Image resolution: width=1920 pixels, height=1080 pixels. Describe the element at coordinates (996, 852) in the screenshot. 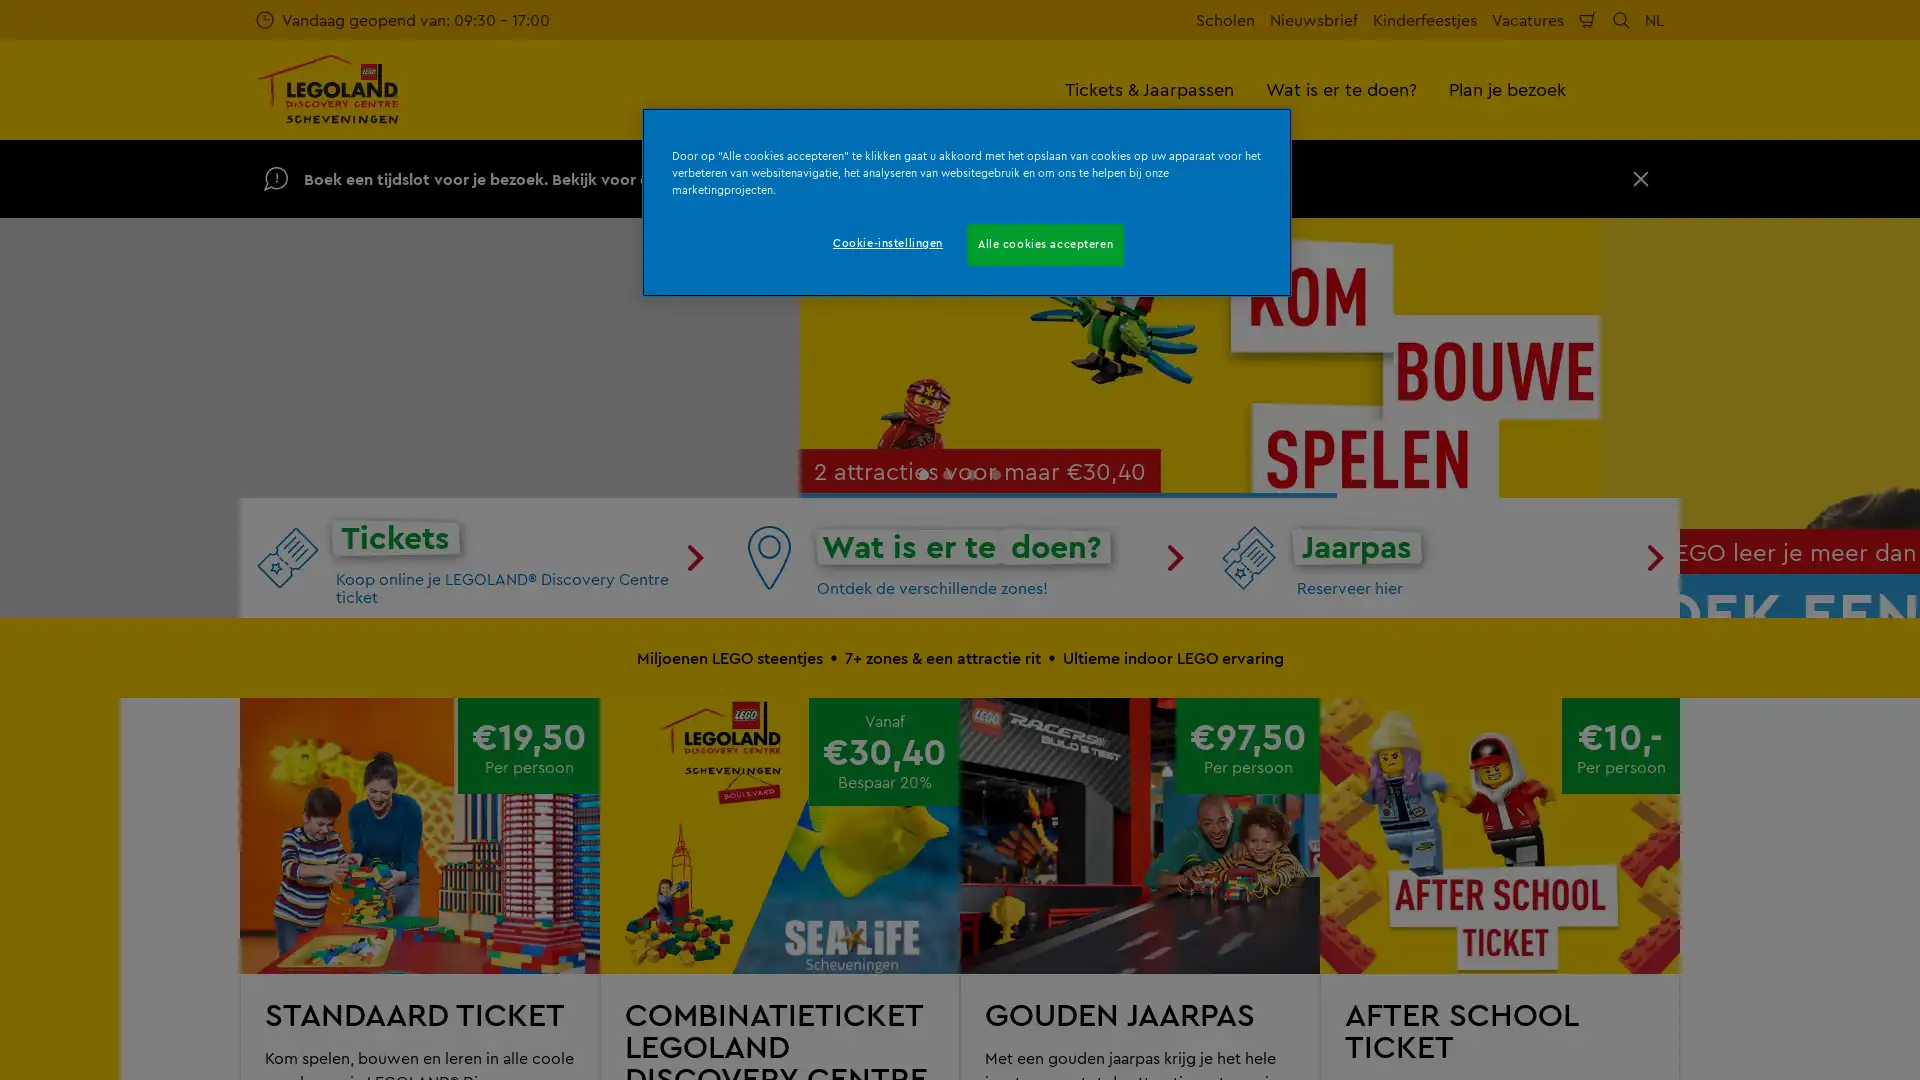

I see `Go to slide 4` at that location.